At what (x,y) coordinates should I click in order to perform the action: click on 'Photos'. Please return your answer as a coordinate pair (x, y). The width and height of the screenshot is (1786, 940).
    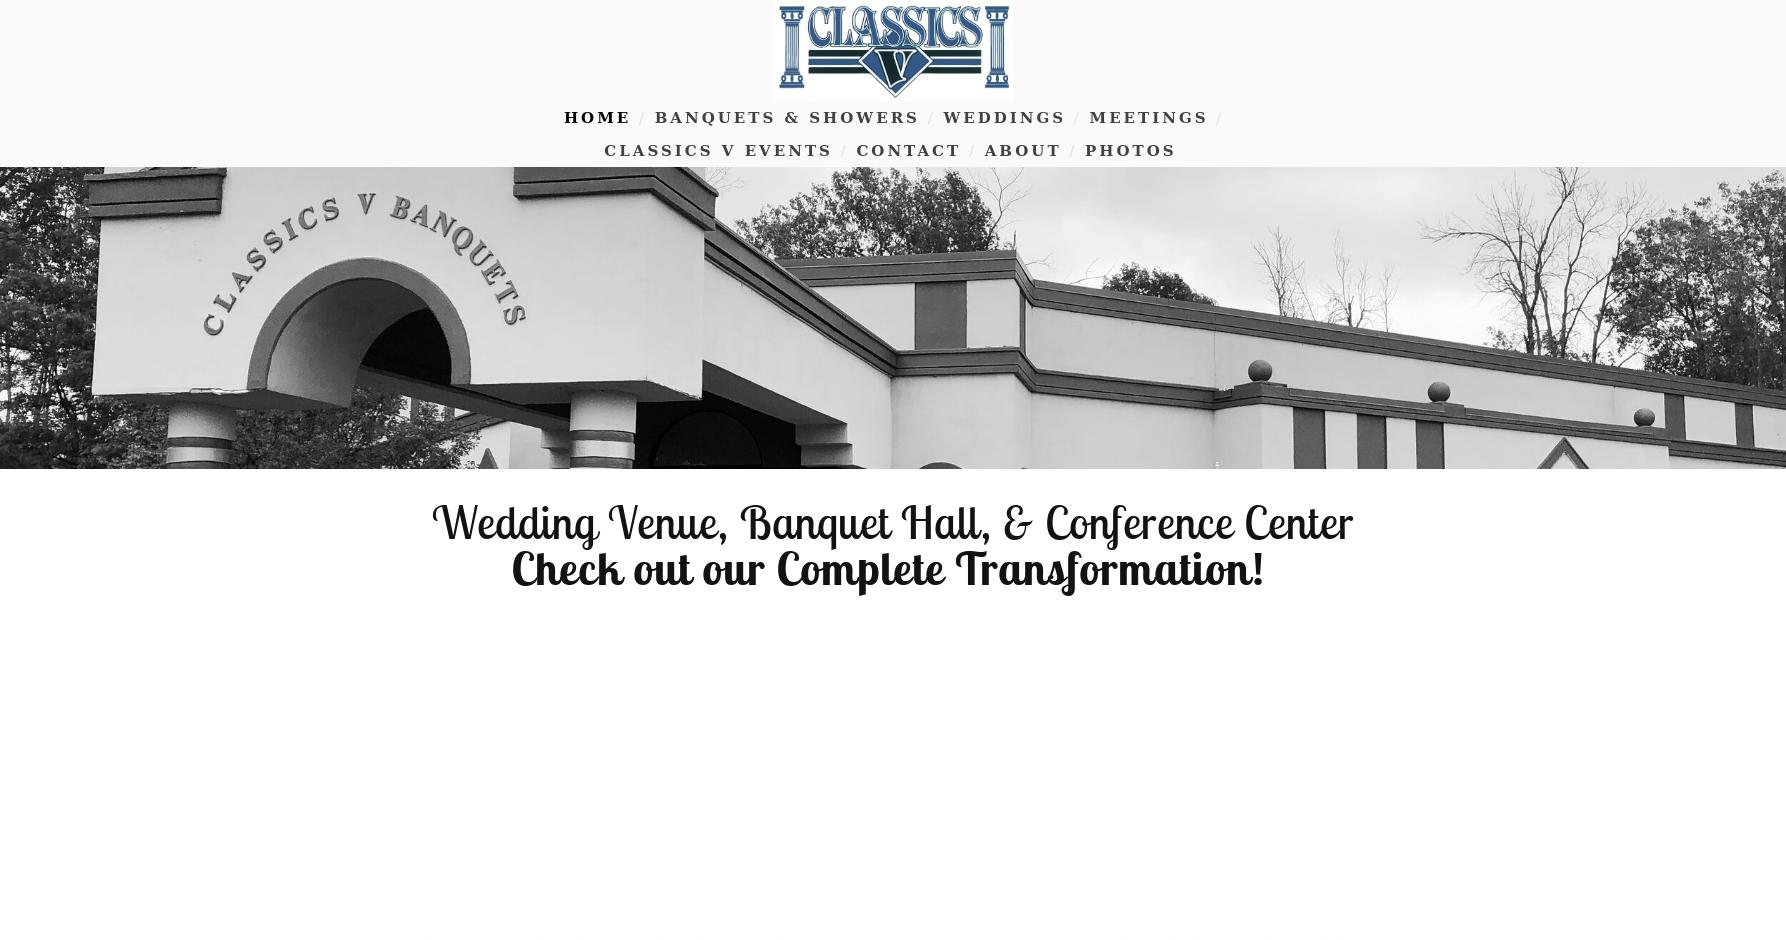
    Looking at the image, I should click on (1129, 149).